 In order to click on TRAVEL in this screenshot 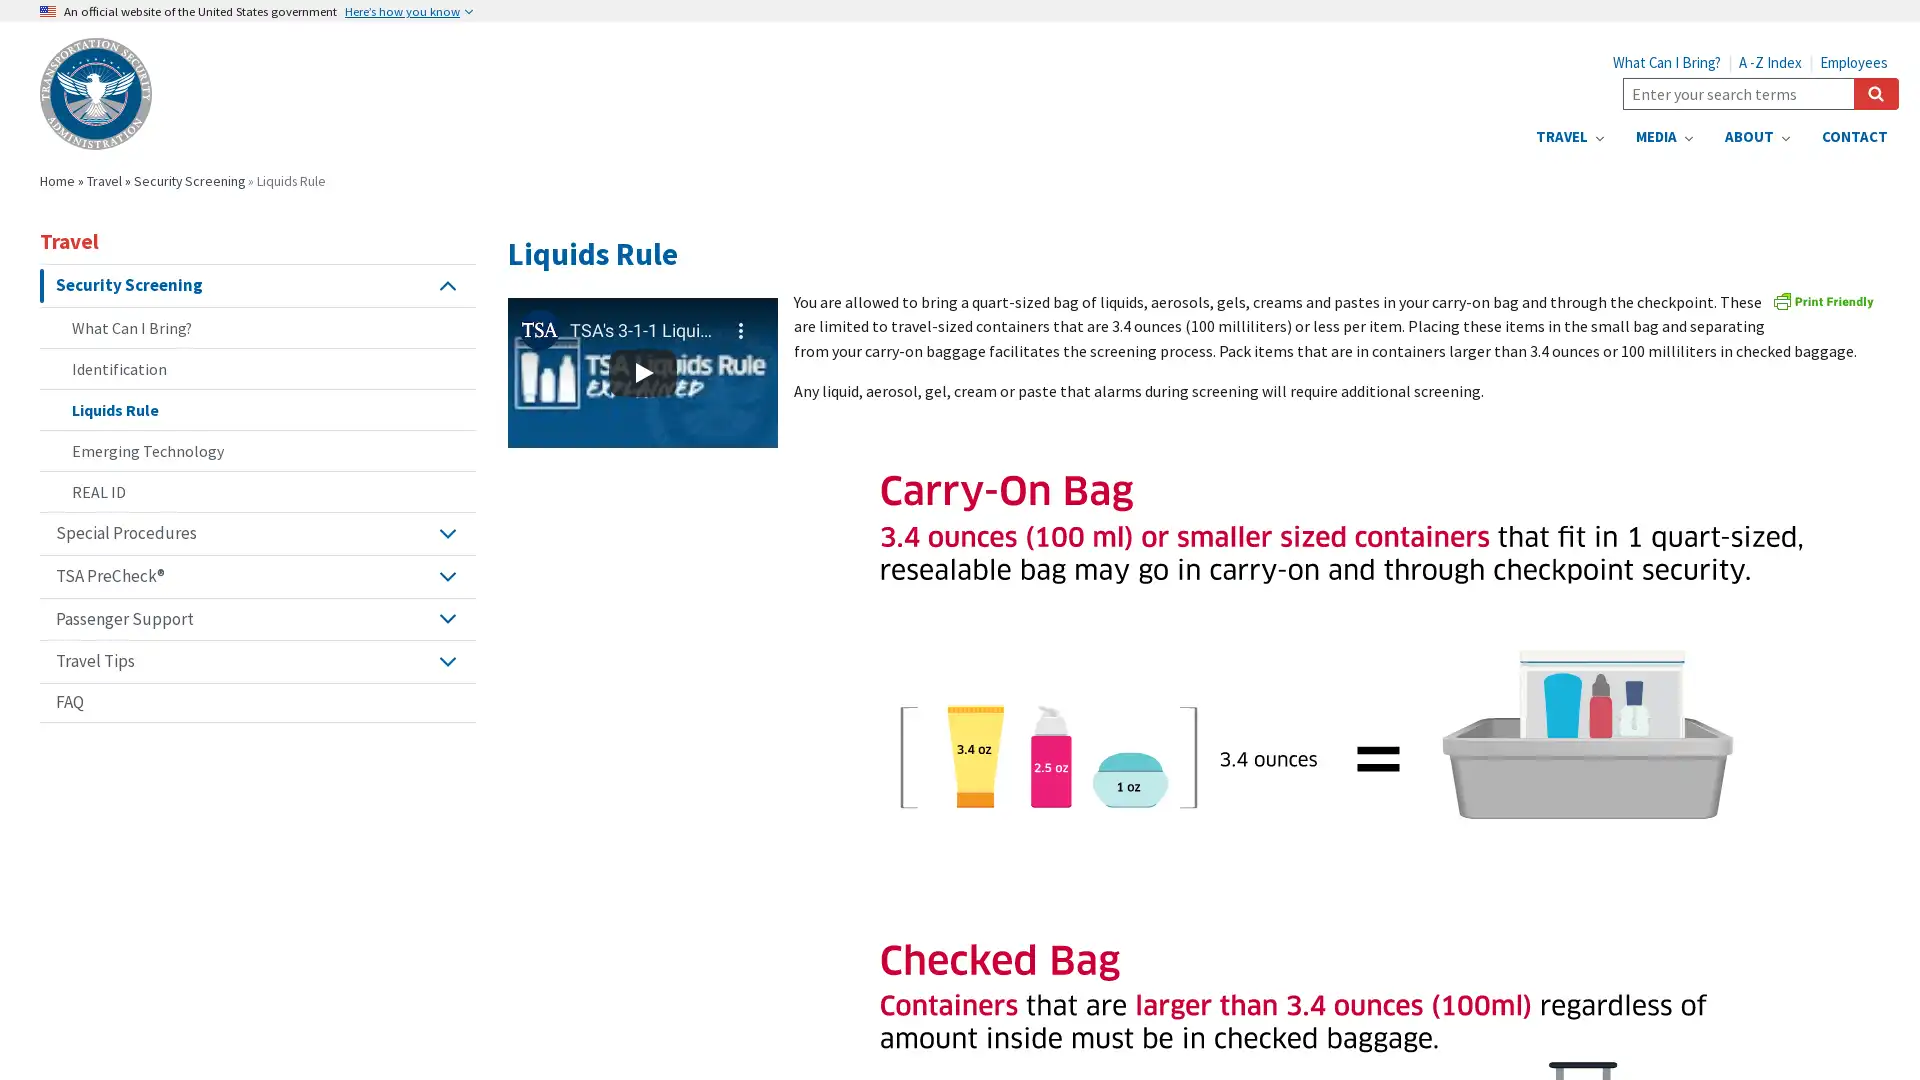, I will do `click(1568, 136)`.